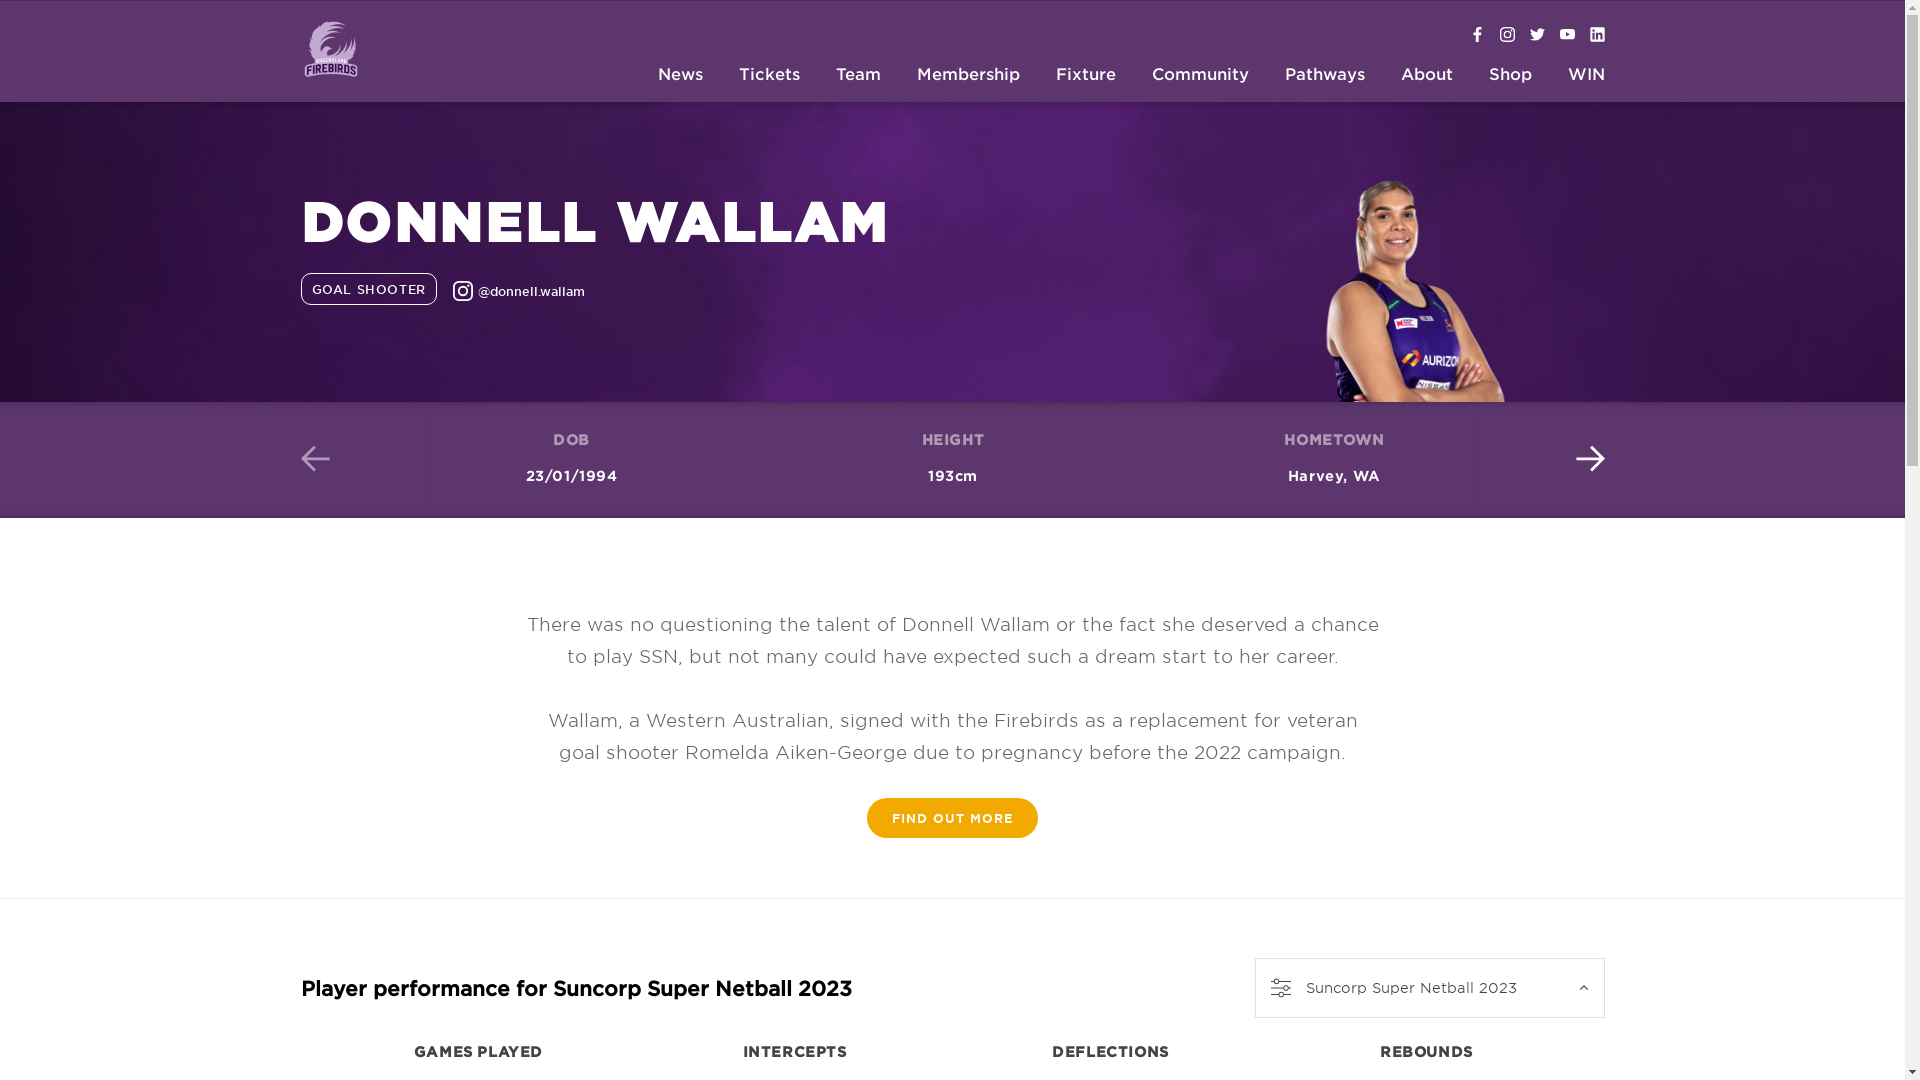 This screenshot has height=1080, width=1920. I want to click on 'WIN', so click(1584, 75).